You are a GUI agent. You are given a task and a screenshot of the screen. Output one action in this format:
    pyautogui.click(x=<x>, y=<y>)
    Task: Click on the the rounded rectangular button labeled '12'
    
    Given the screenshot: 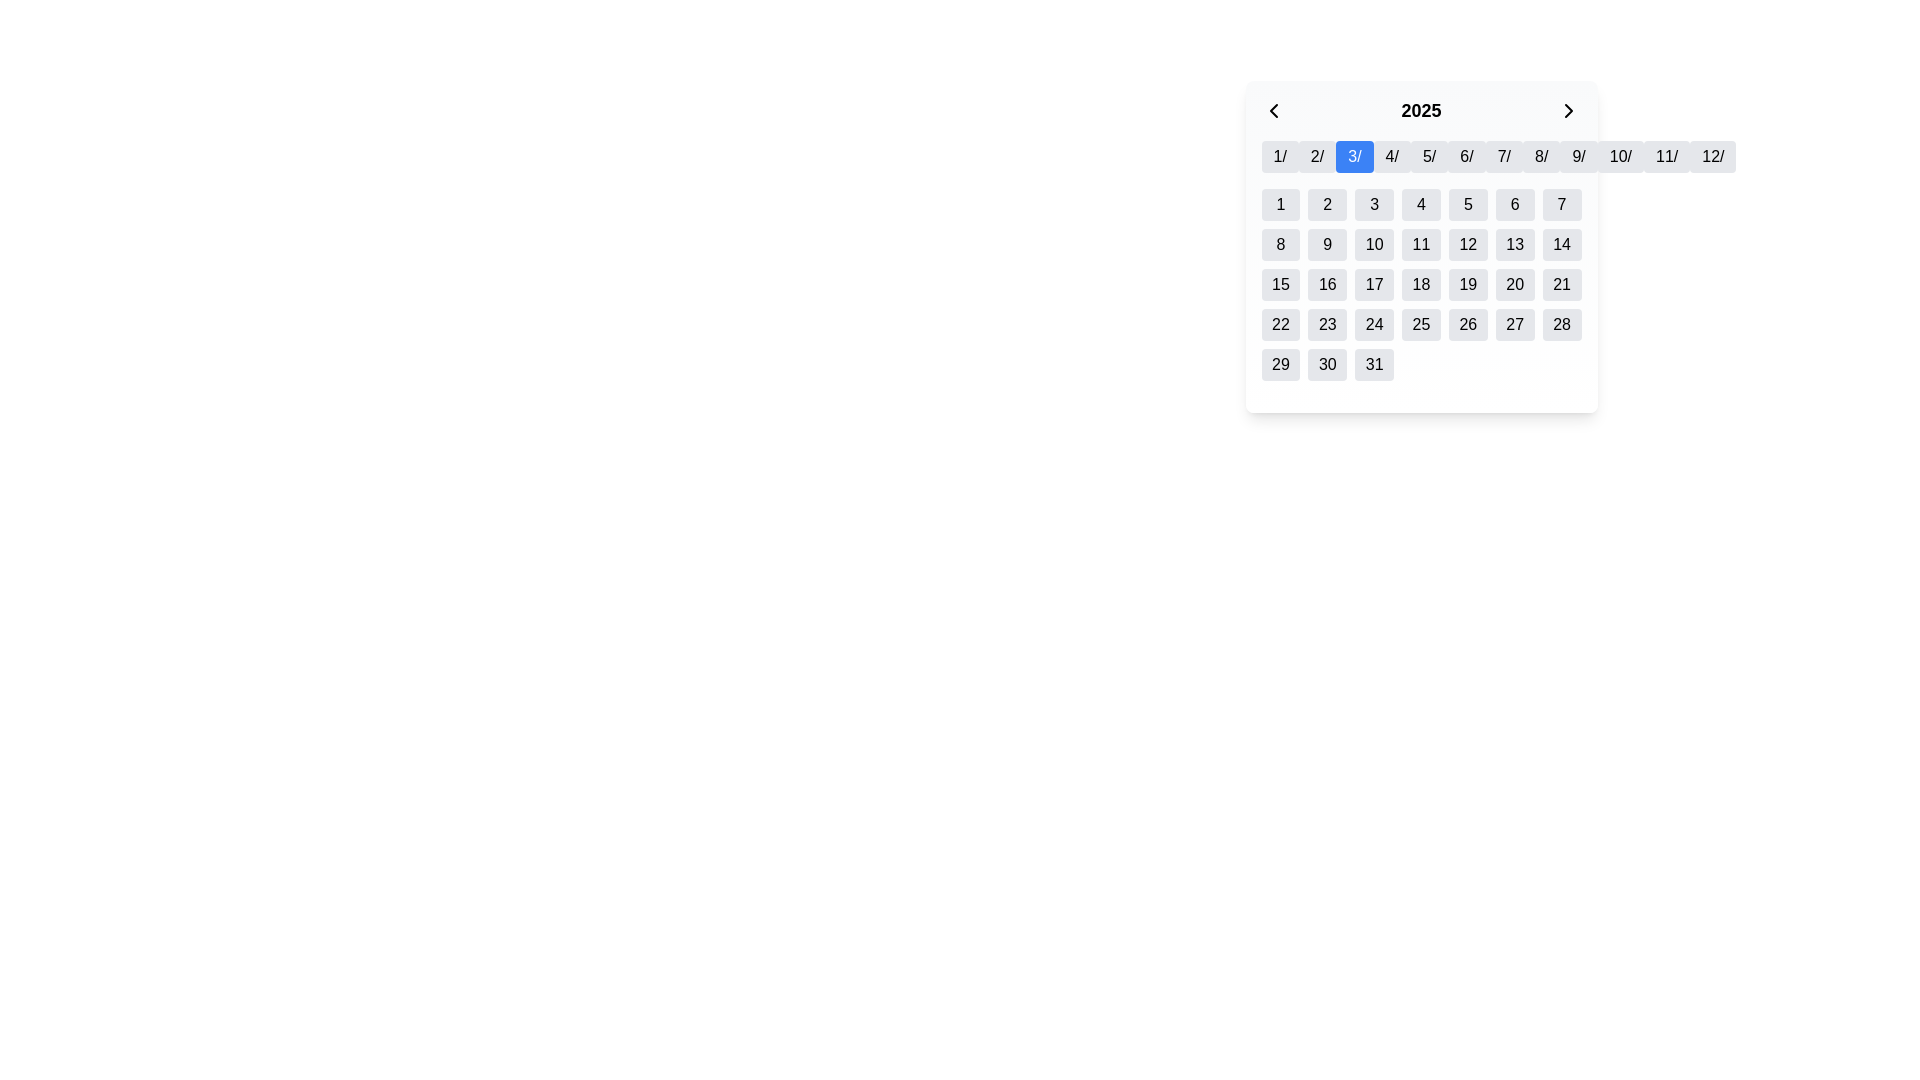 What is the action you would take?
    pyautogui.click(x=1468, y=244)
    